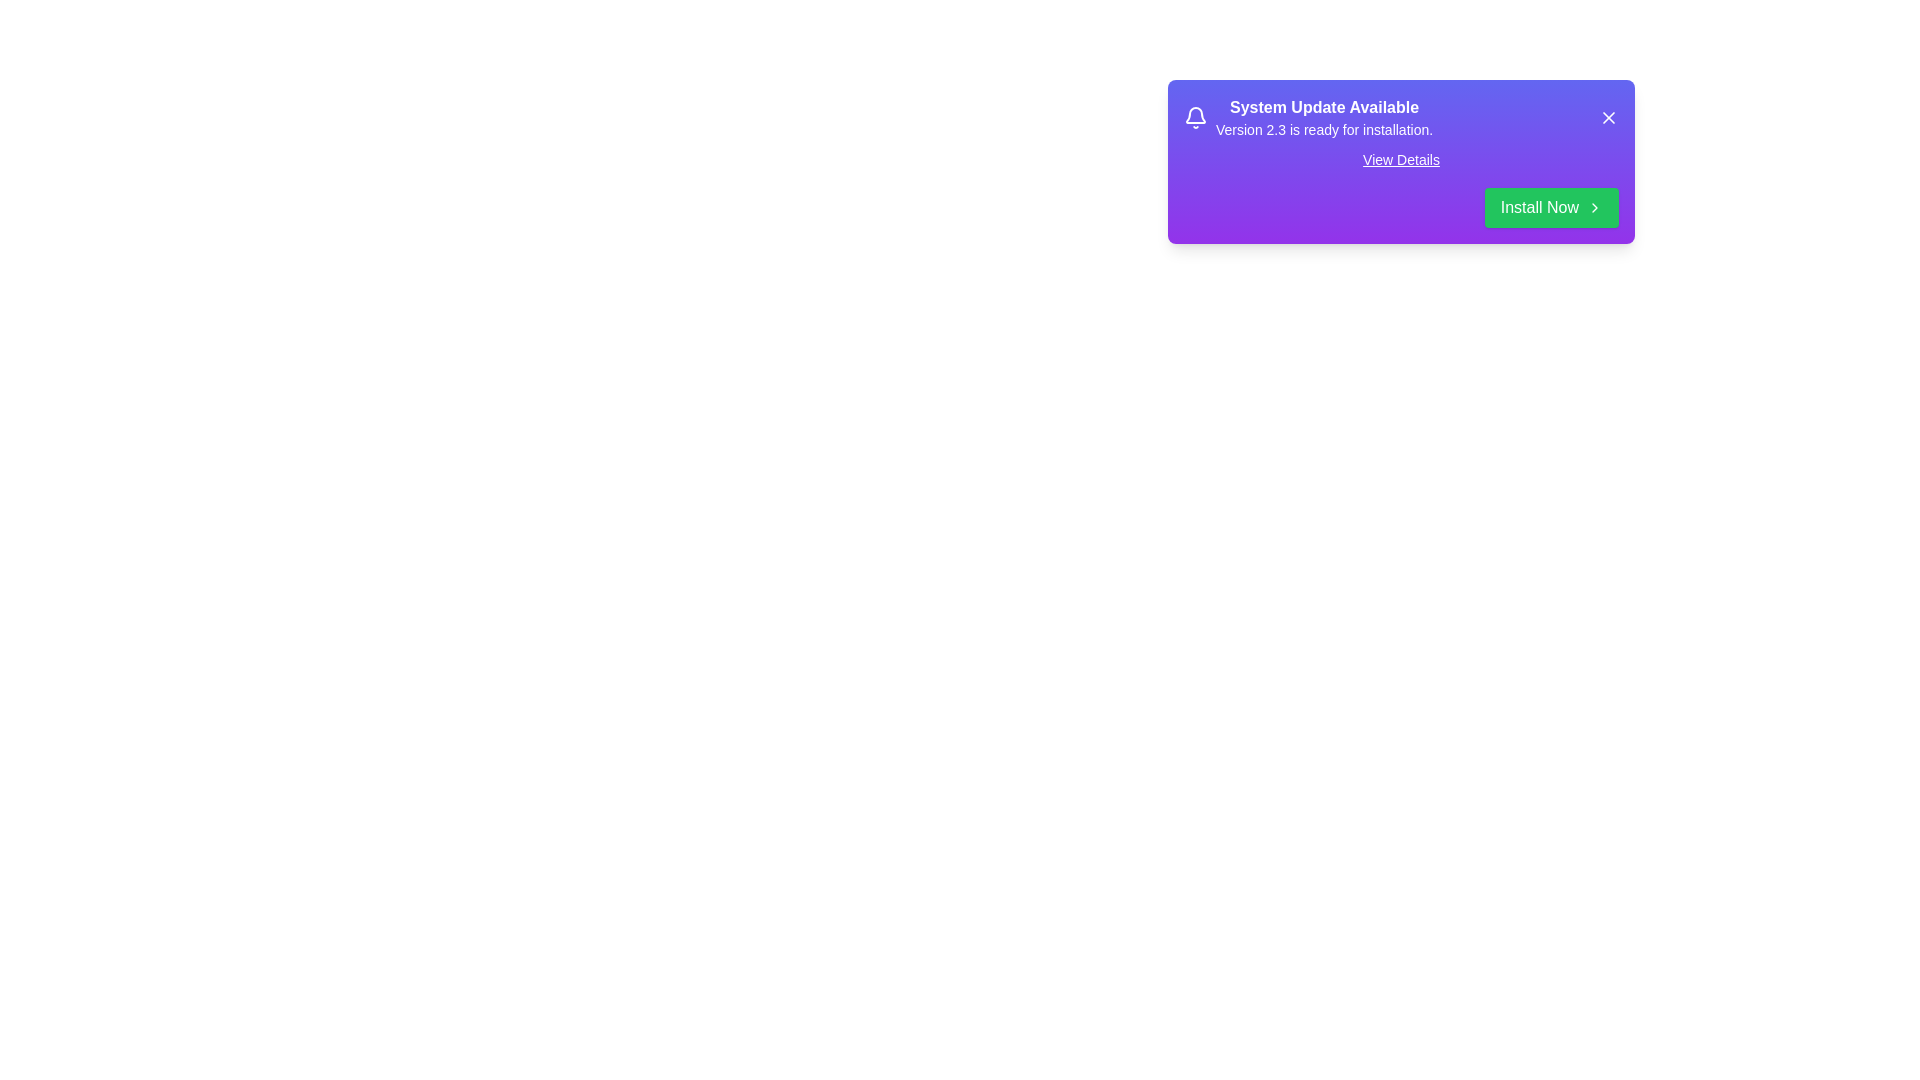 The width and height of the screenshot is (1920, 1080). I want to click on 'View Details' button to toggle details visibility, so click(1400, 158).